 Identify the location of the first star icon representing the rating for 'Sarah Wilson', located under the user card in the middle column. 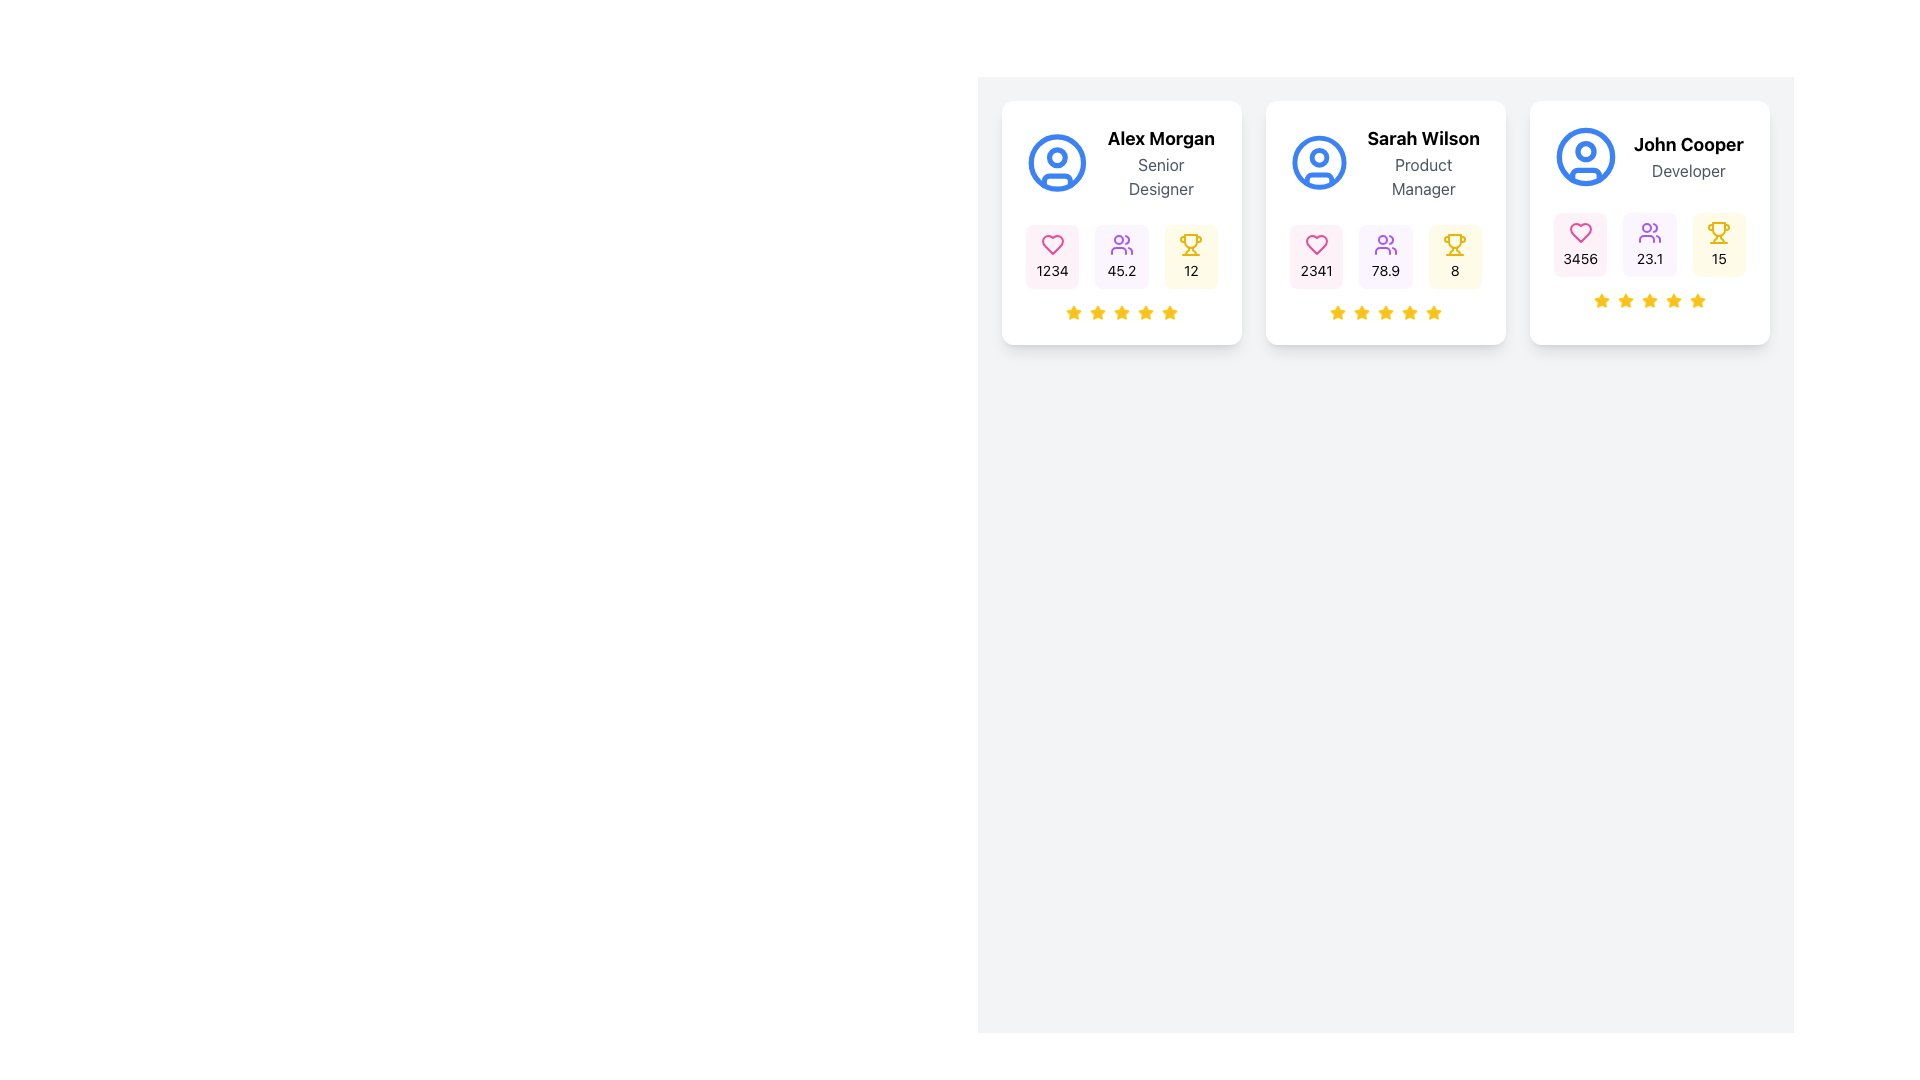
(1338, 312).